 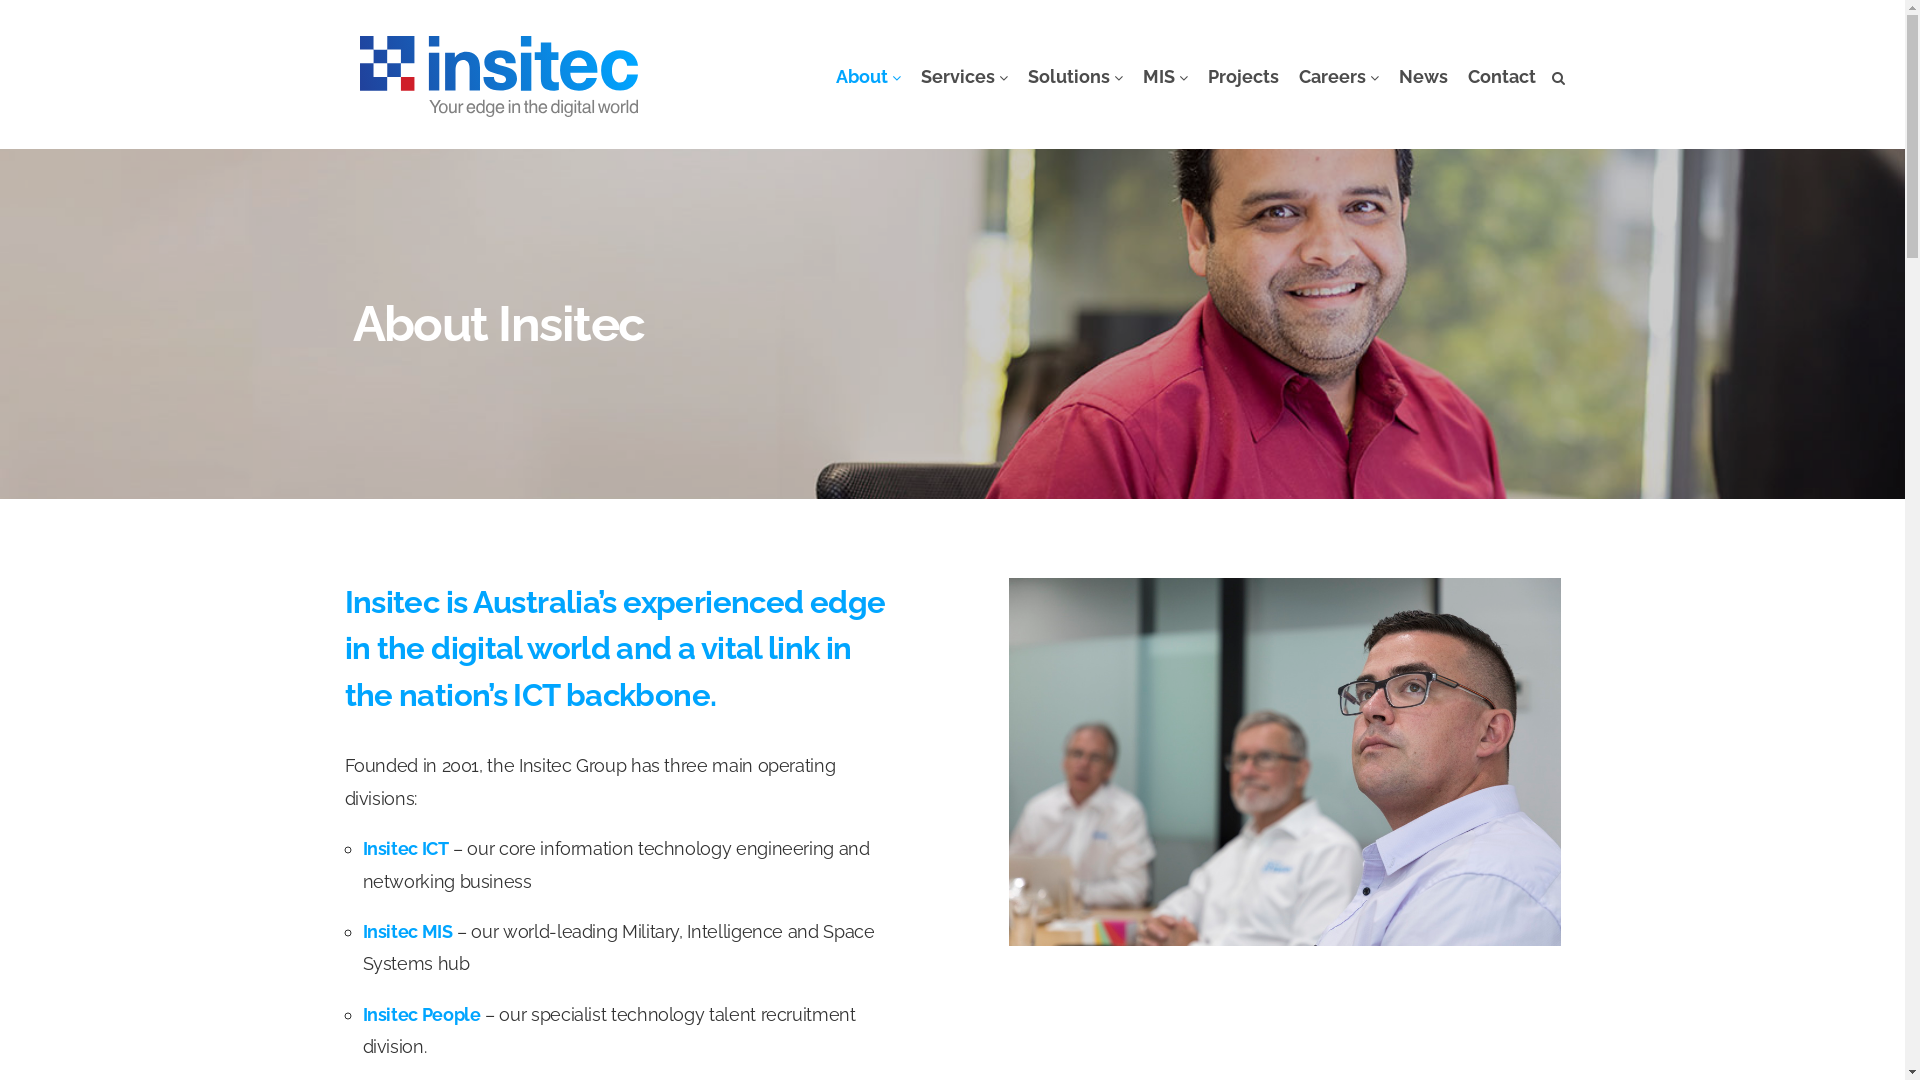 What do you see at coordinates (1502, 76) in the screenshot?
I see `'Contact'` at bounding box center [1502, 76].